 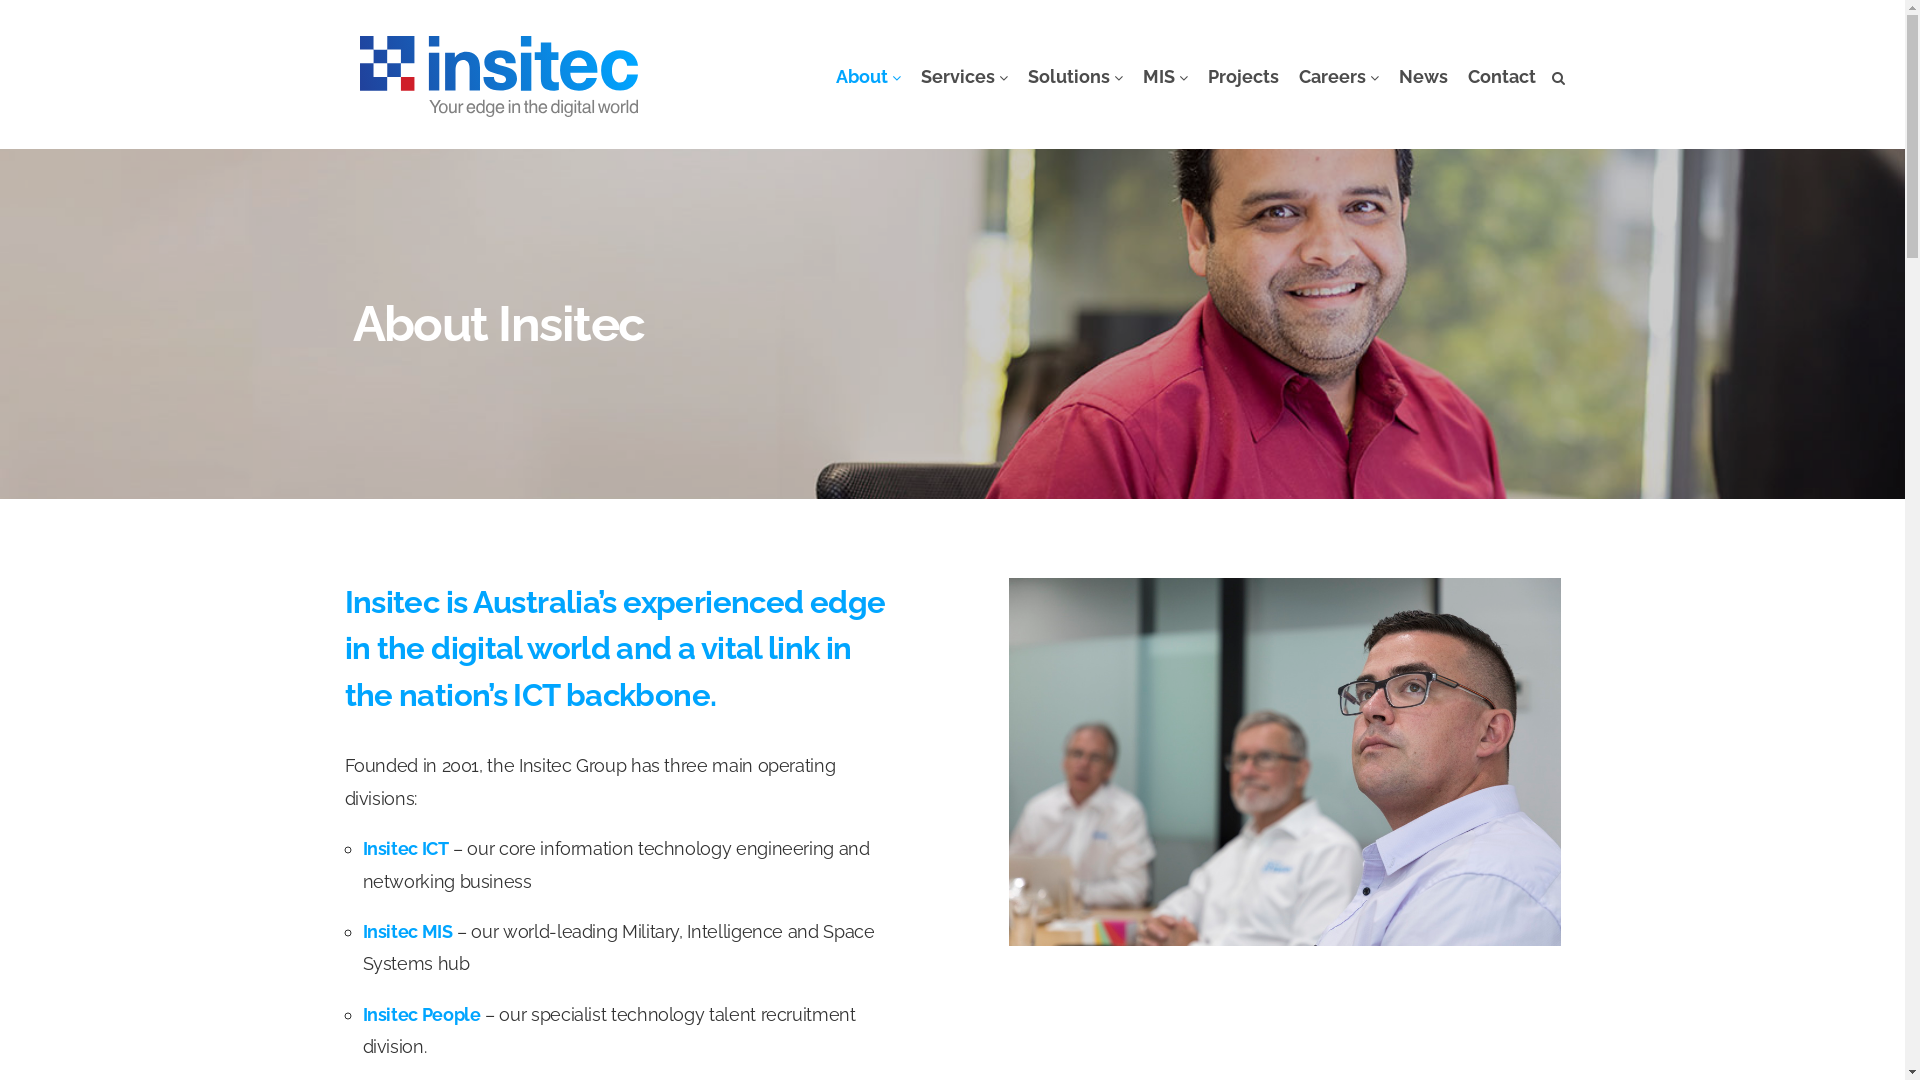 What do you see at coordinates (1502, 76) in the screenshot?
I see `'Contact'` at bounding box center [1502, 76].